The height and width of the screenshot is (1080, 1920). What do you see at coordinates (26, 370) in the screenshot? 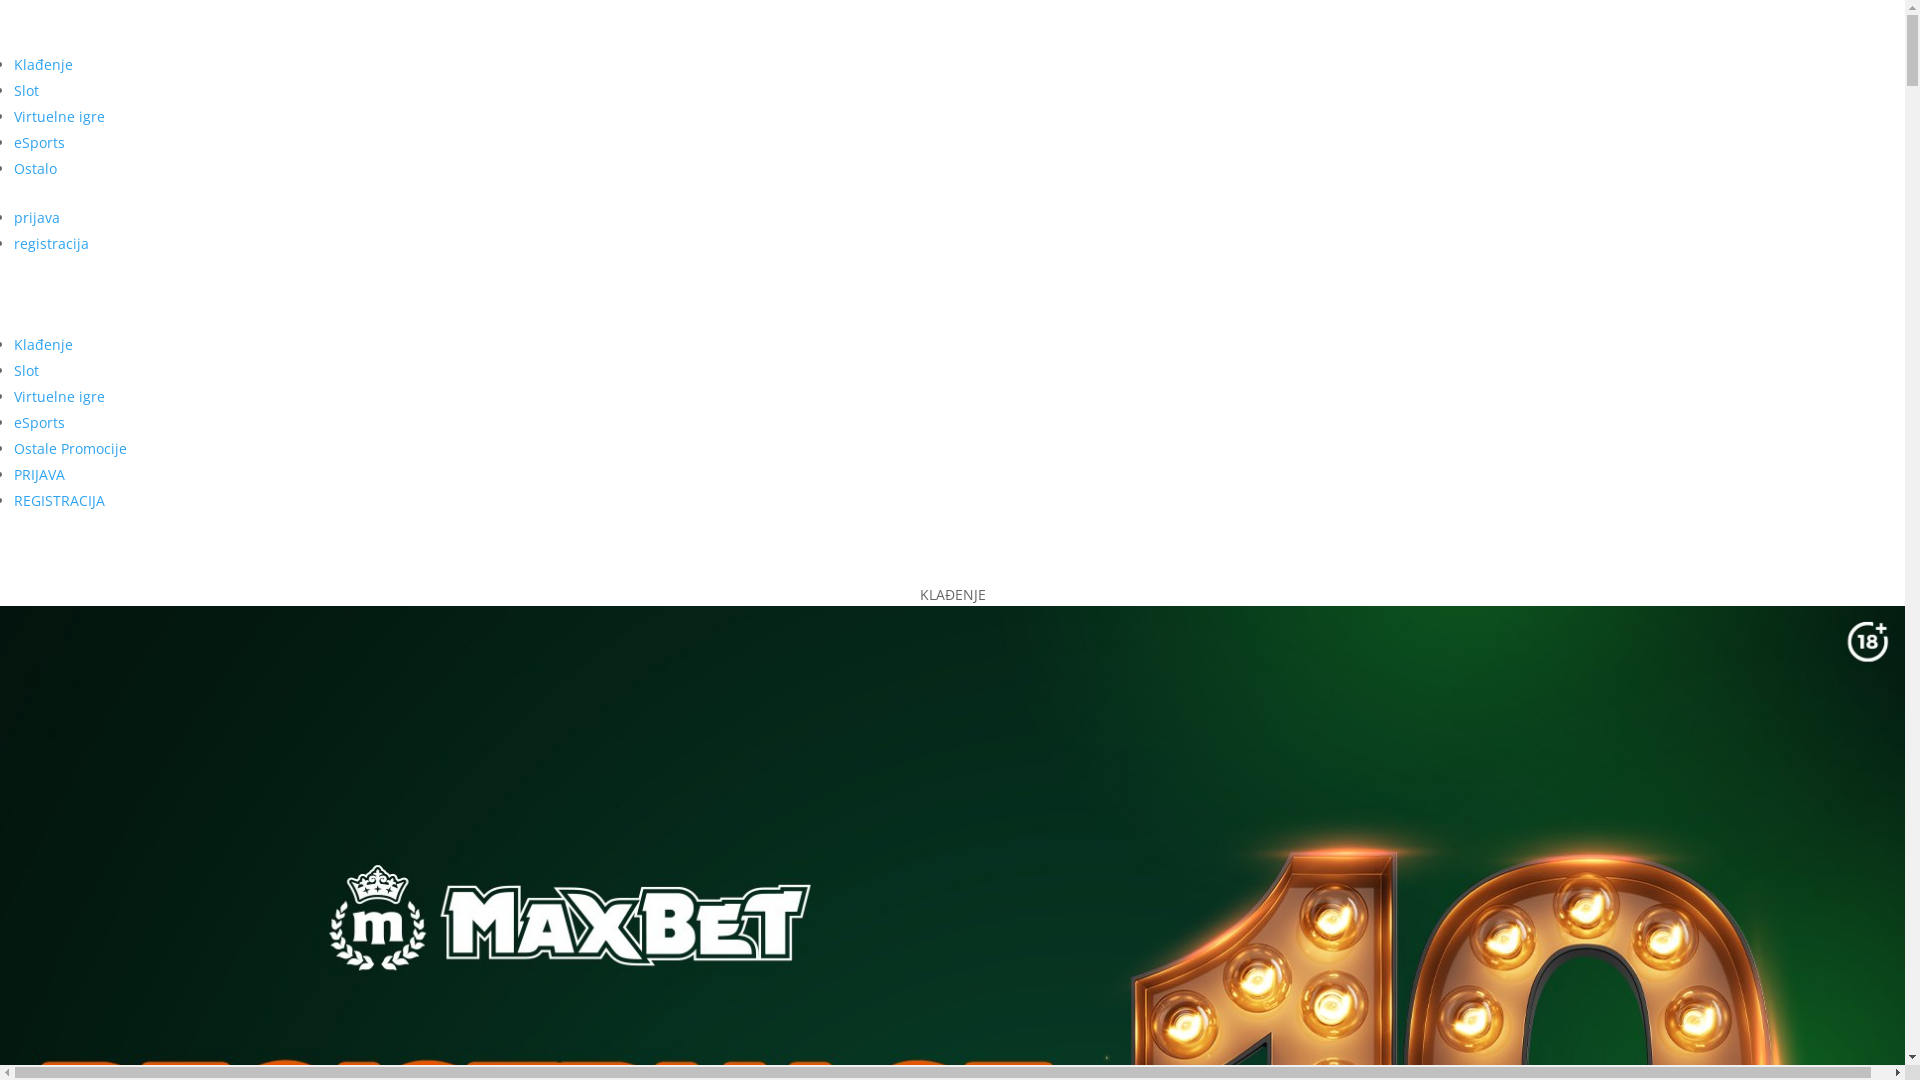
I see `'Slot'` at bounding box center [26, 370].